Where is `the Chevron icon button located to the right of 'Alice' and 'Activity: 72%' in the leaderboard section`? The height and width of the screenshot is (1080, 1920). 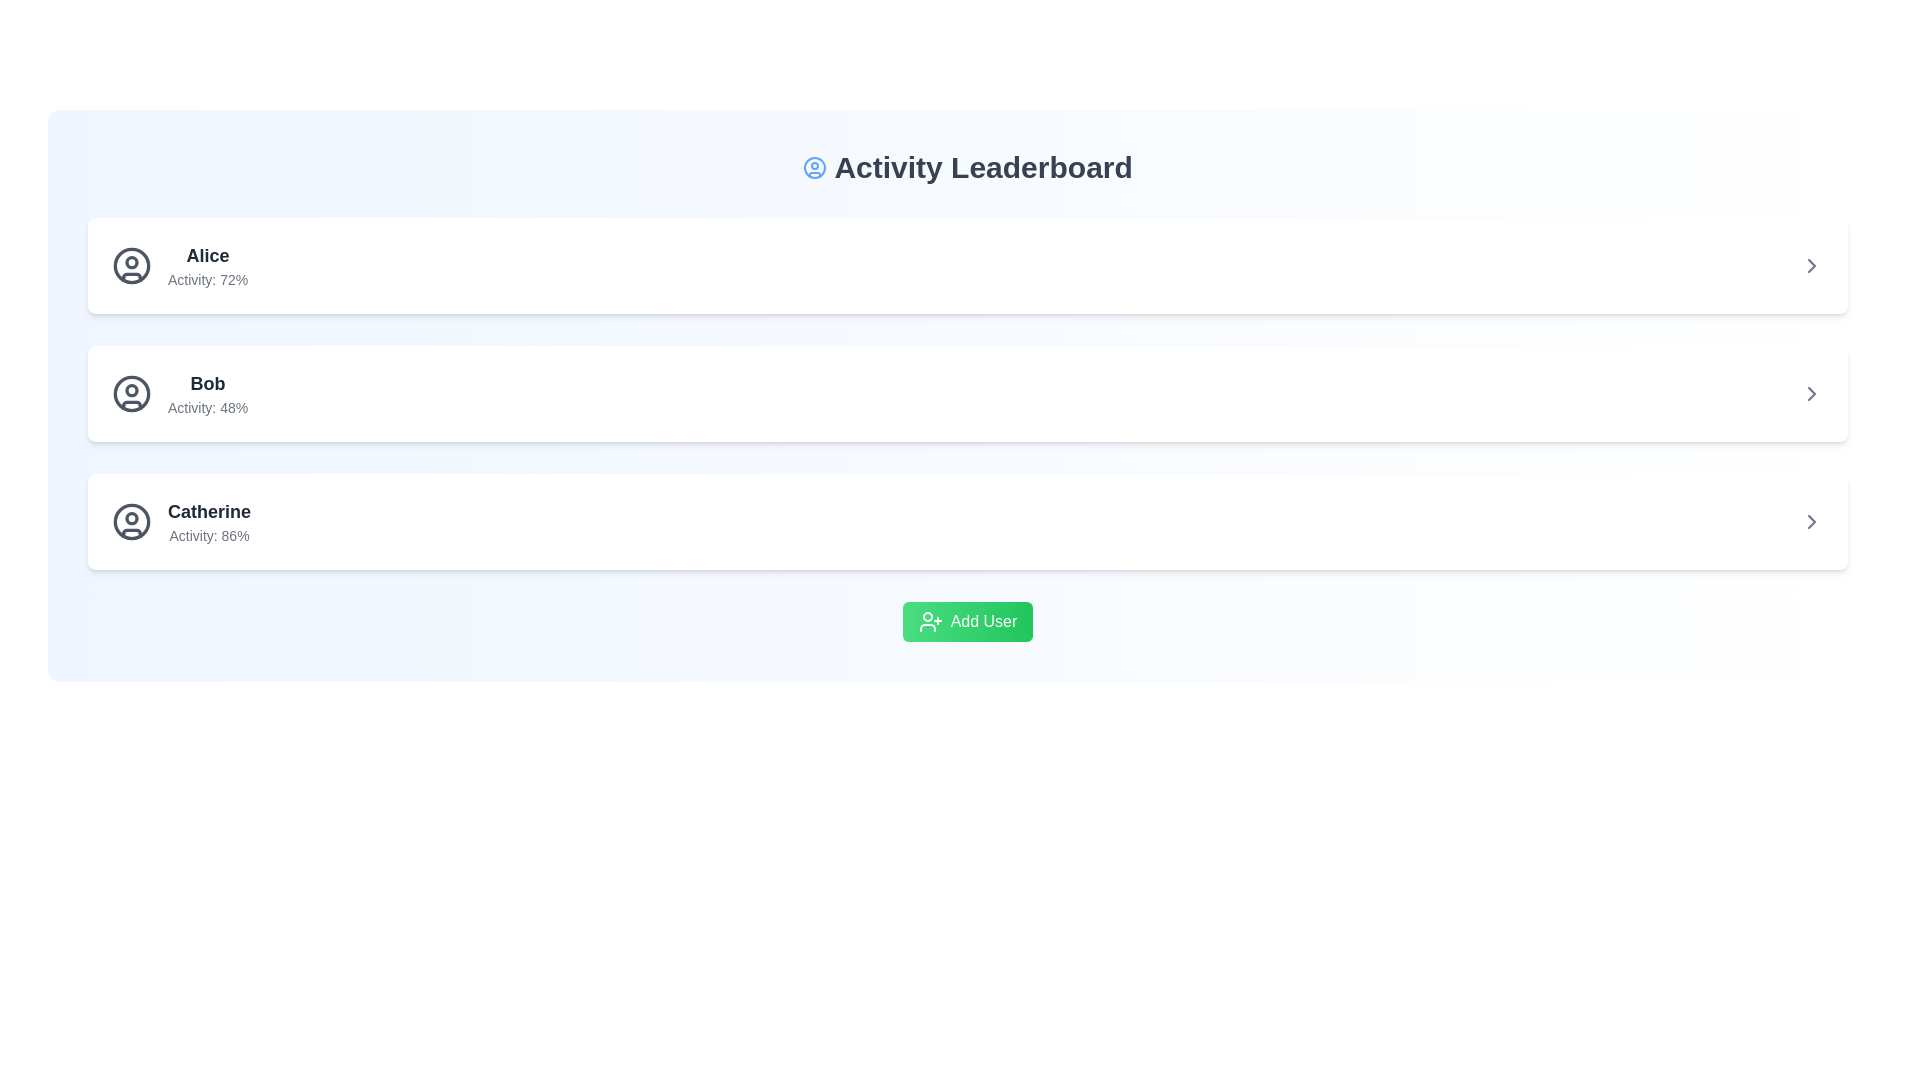
the Chevron icon button located to the right of 'Alice' and 'Activity: 72%' in the leaderboard section is located at coordinates (1811, 265).